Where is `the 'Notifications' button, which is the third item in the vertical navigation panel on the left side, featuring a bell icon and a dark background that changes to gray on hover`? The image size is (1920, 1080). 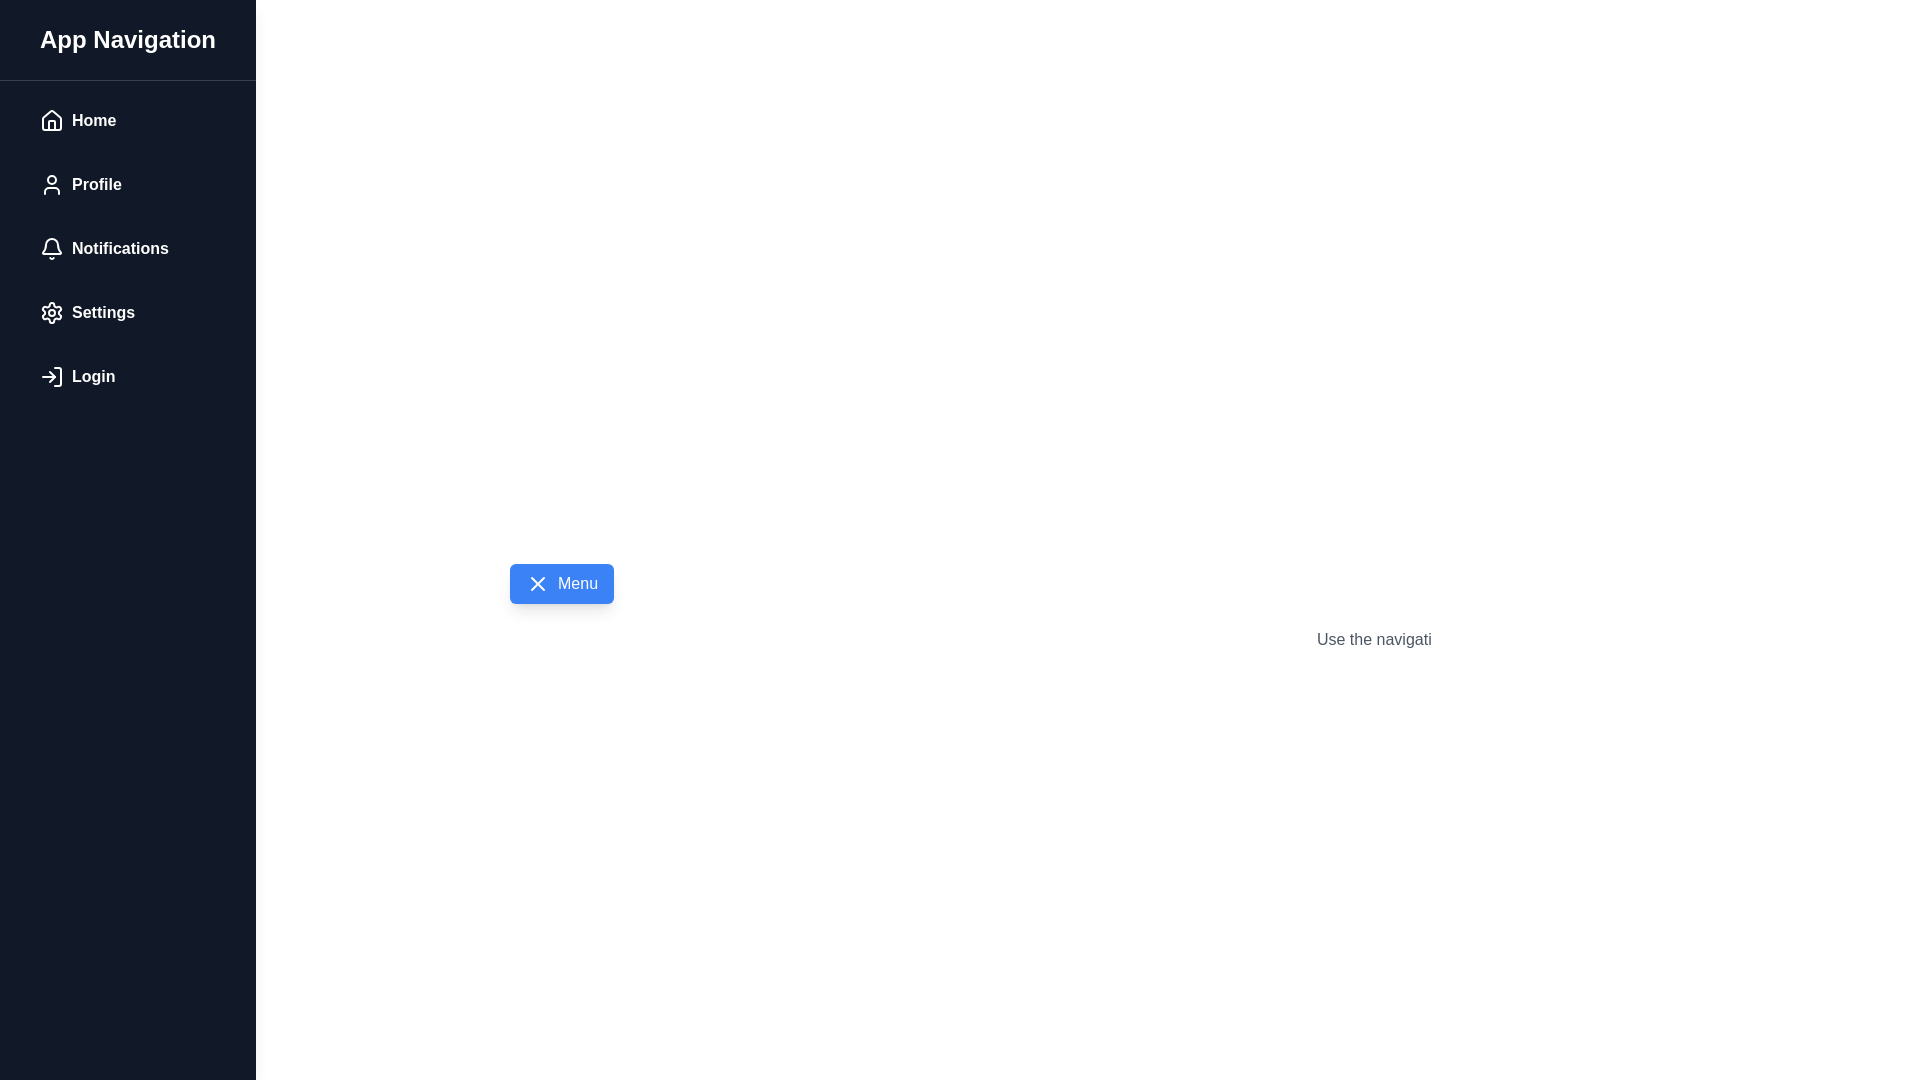
the 'Notifications' button, which is the third item in the vertical navigation panel on the left side, featuring a bell icon and a dark background that changes to gray on hover is located at coordinates (127, 248).